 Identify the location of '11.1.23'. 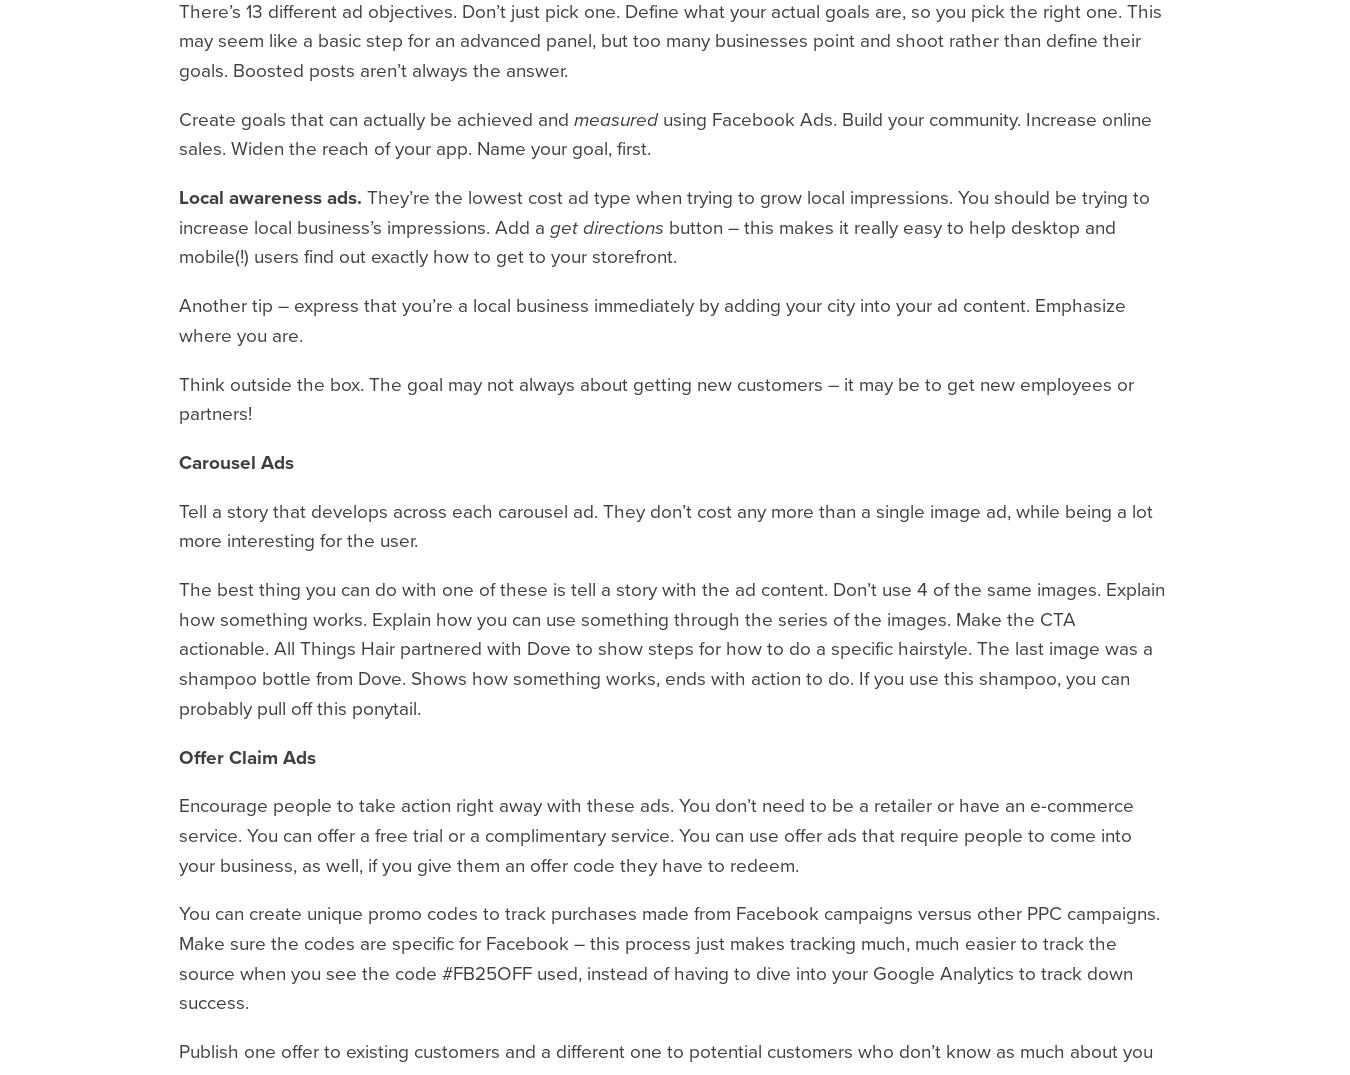
(296, 181).